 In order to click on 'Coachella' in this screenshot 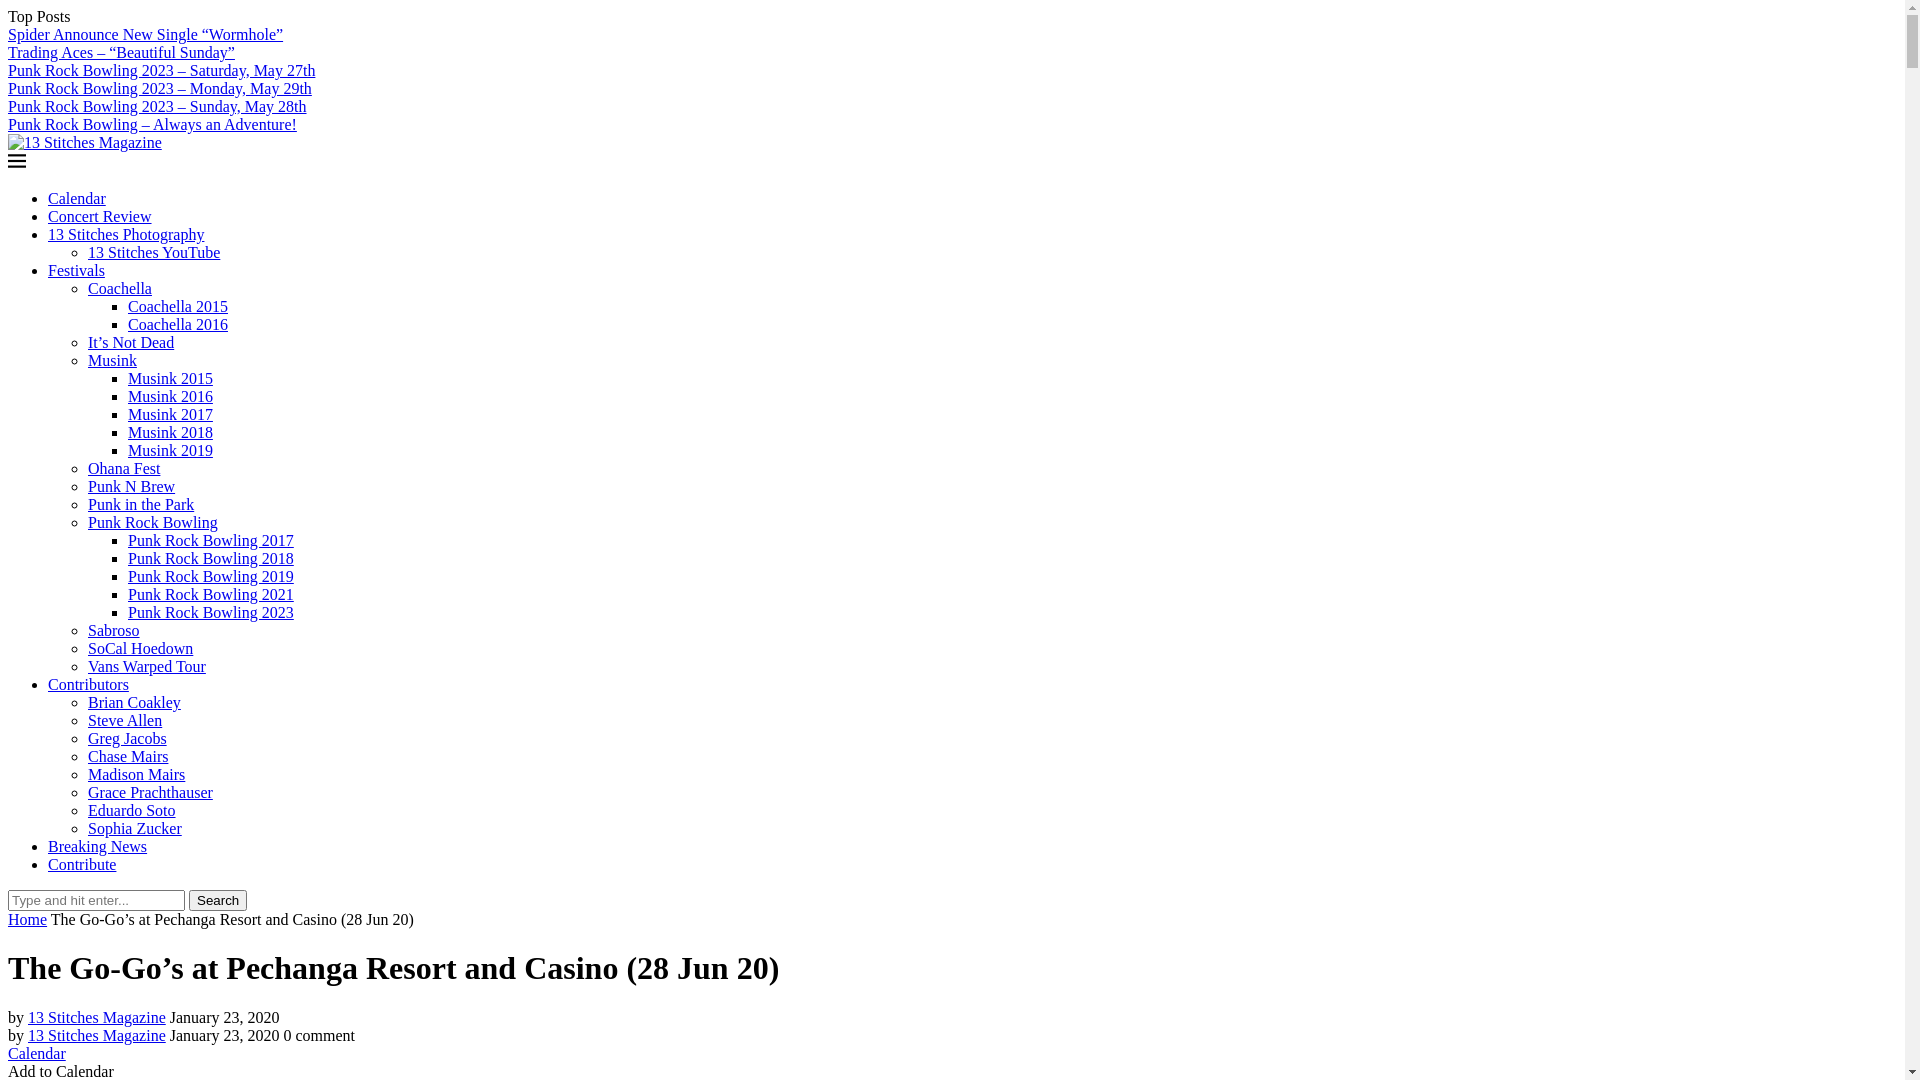, I will do `click(119, 288)`.